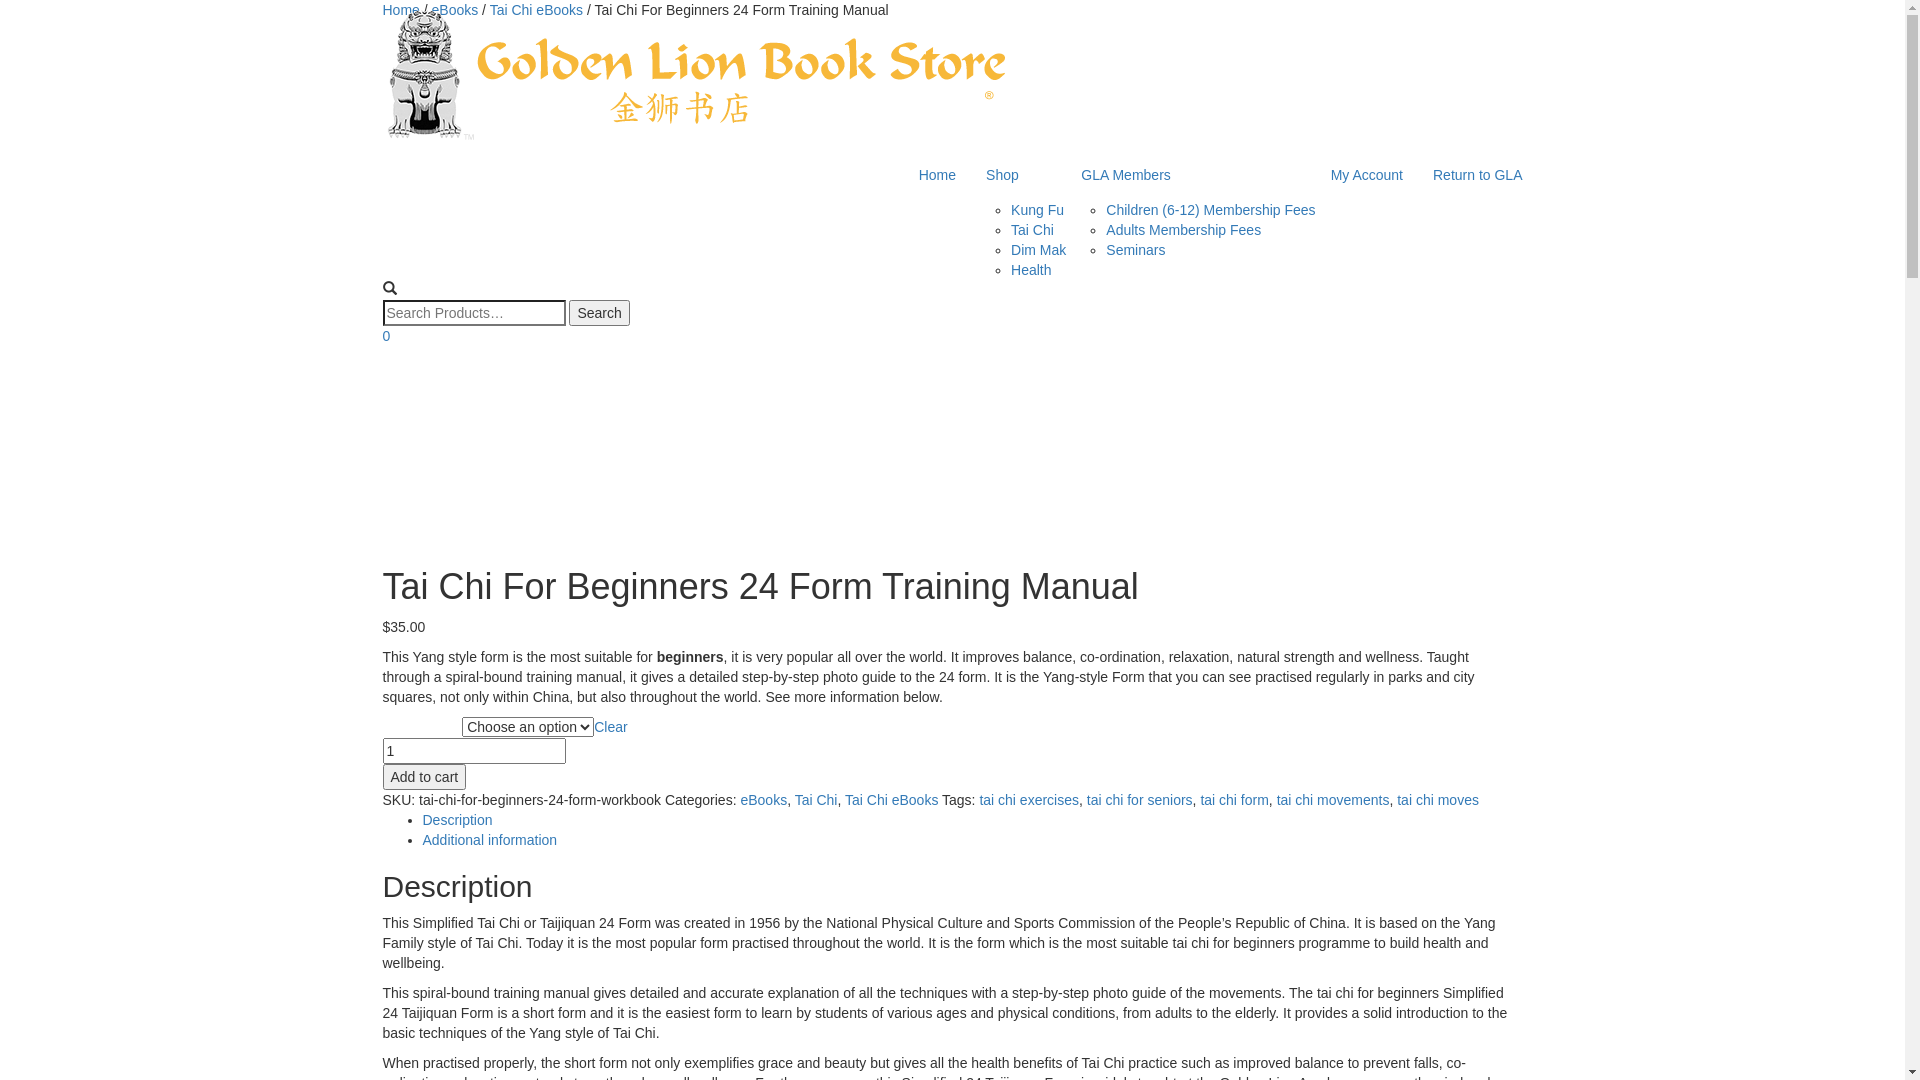 This screenshot has width=1920, height=1080. I want to click on 'tai chi for seniors', so click(1140, 798).